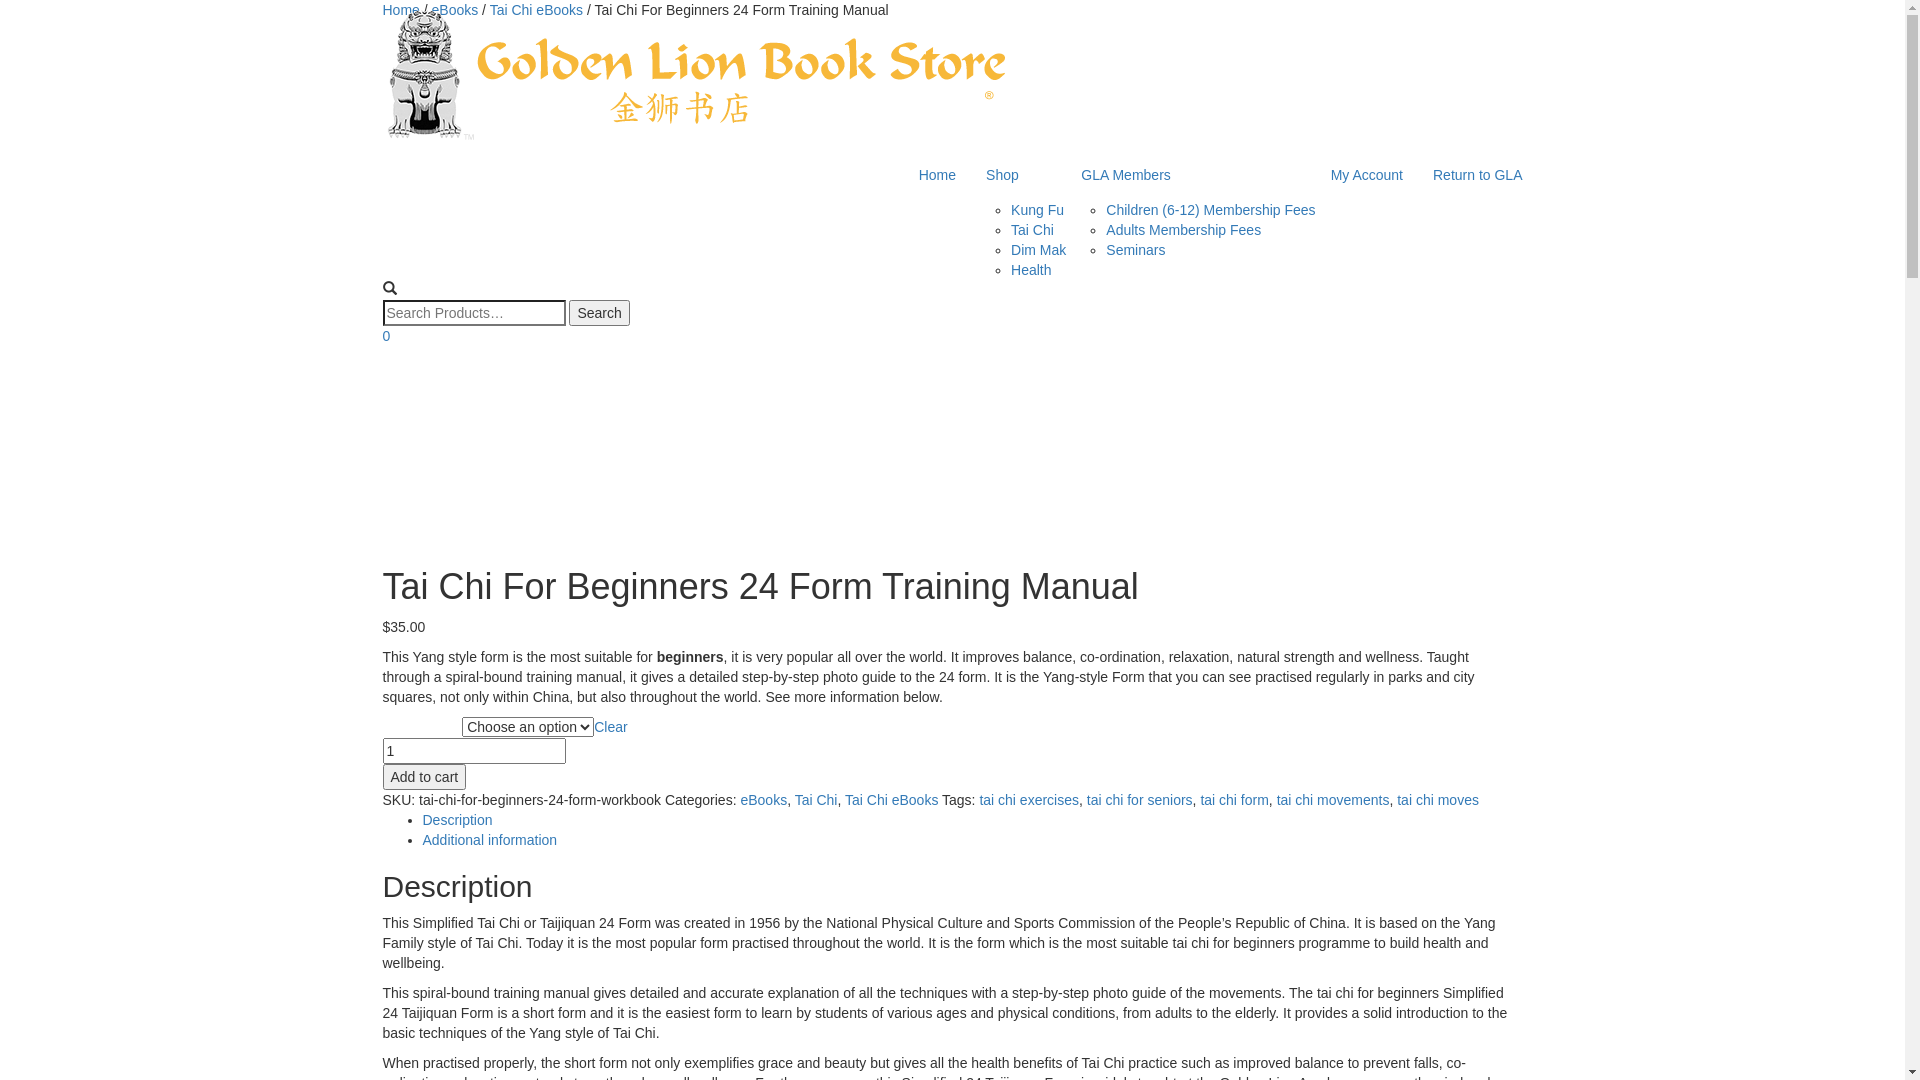 This screenshot has width=1920, height=1080. I want to click on 'tai chi for seniors', so click(1140, 798).